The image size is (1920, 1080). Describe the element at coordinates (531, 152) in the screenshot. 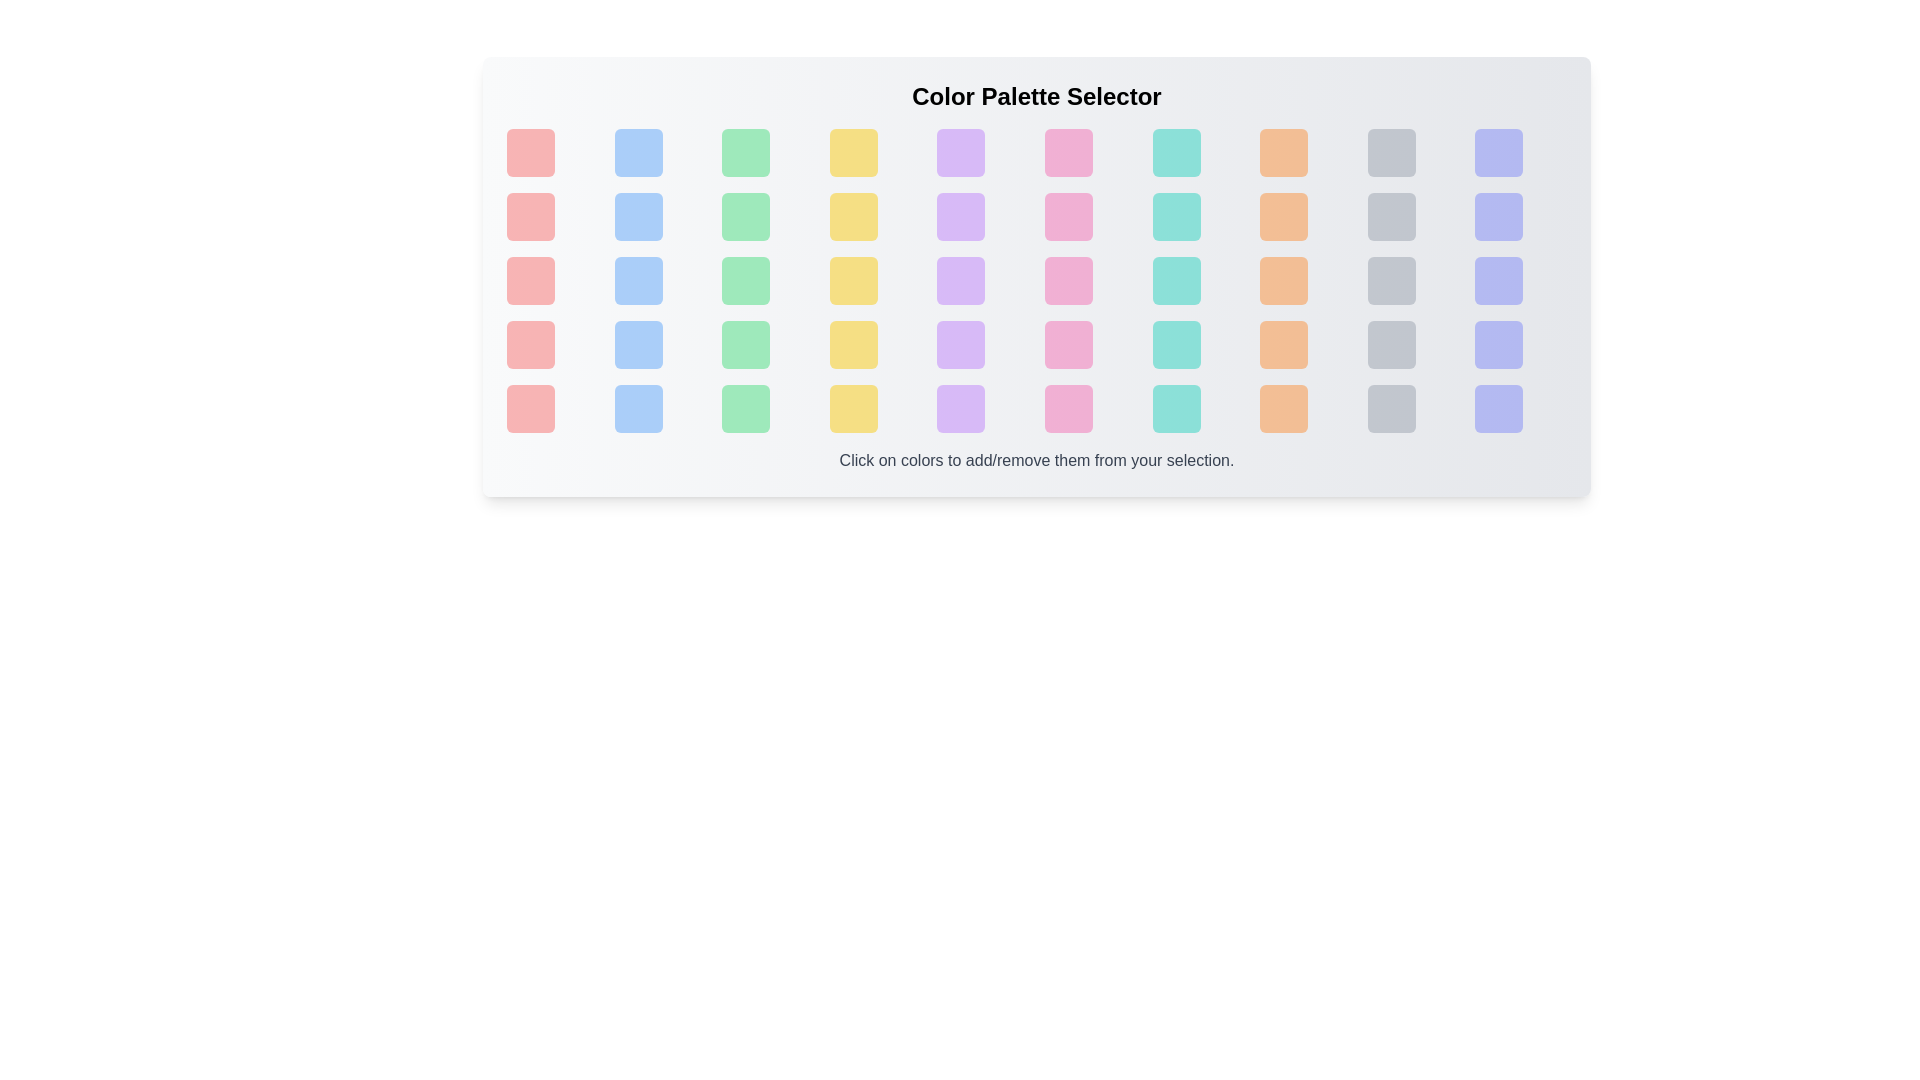

I see `the first color in the grid to highlight it for inspection` at that location.